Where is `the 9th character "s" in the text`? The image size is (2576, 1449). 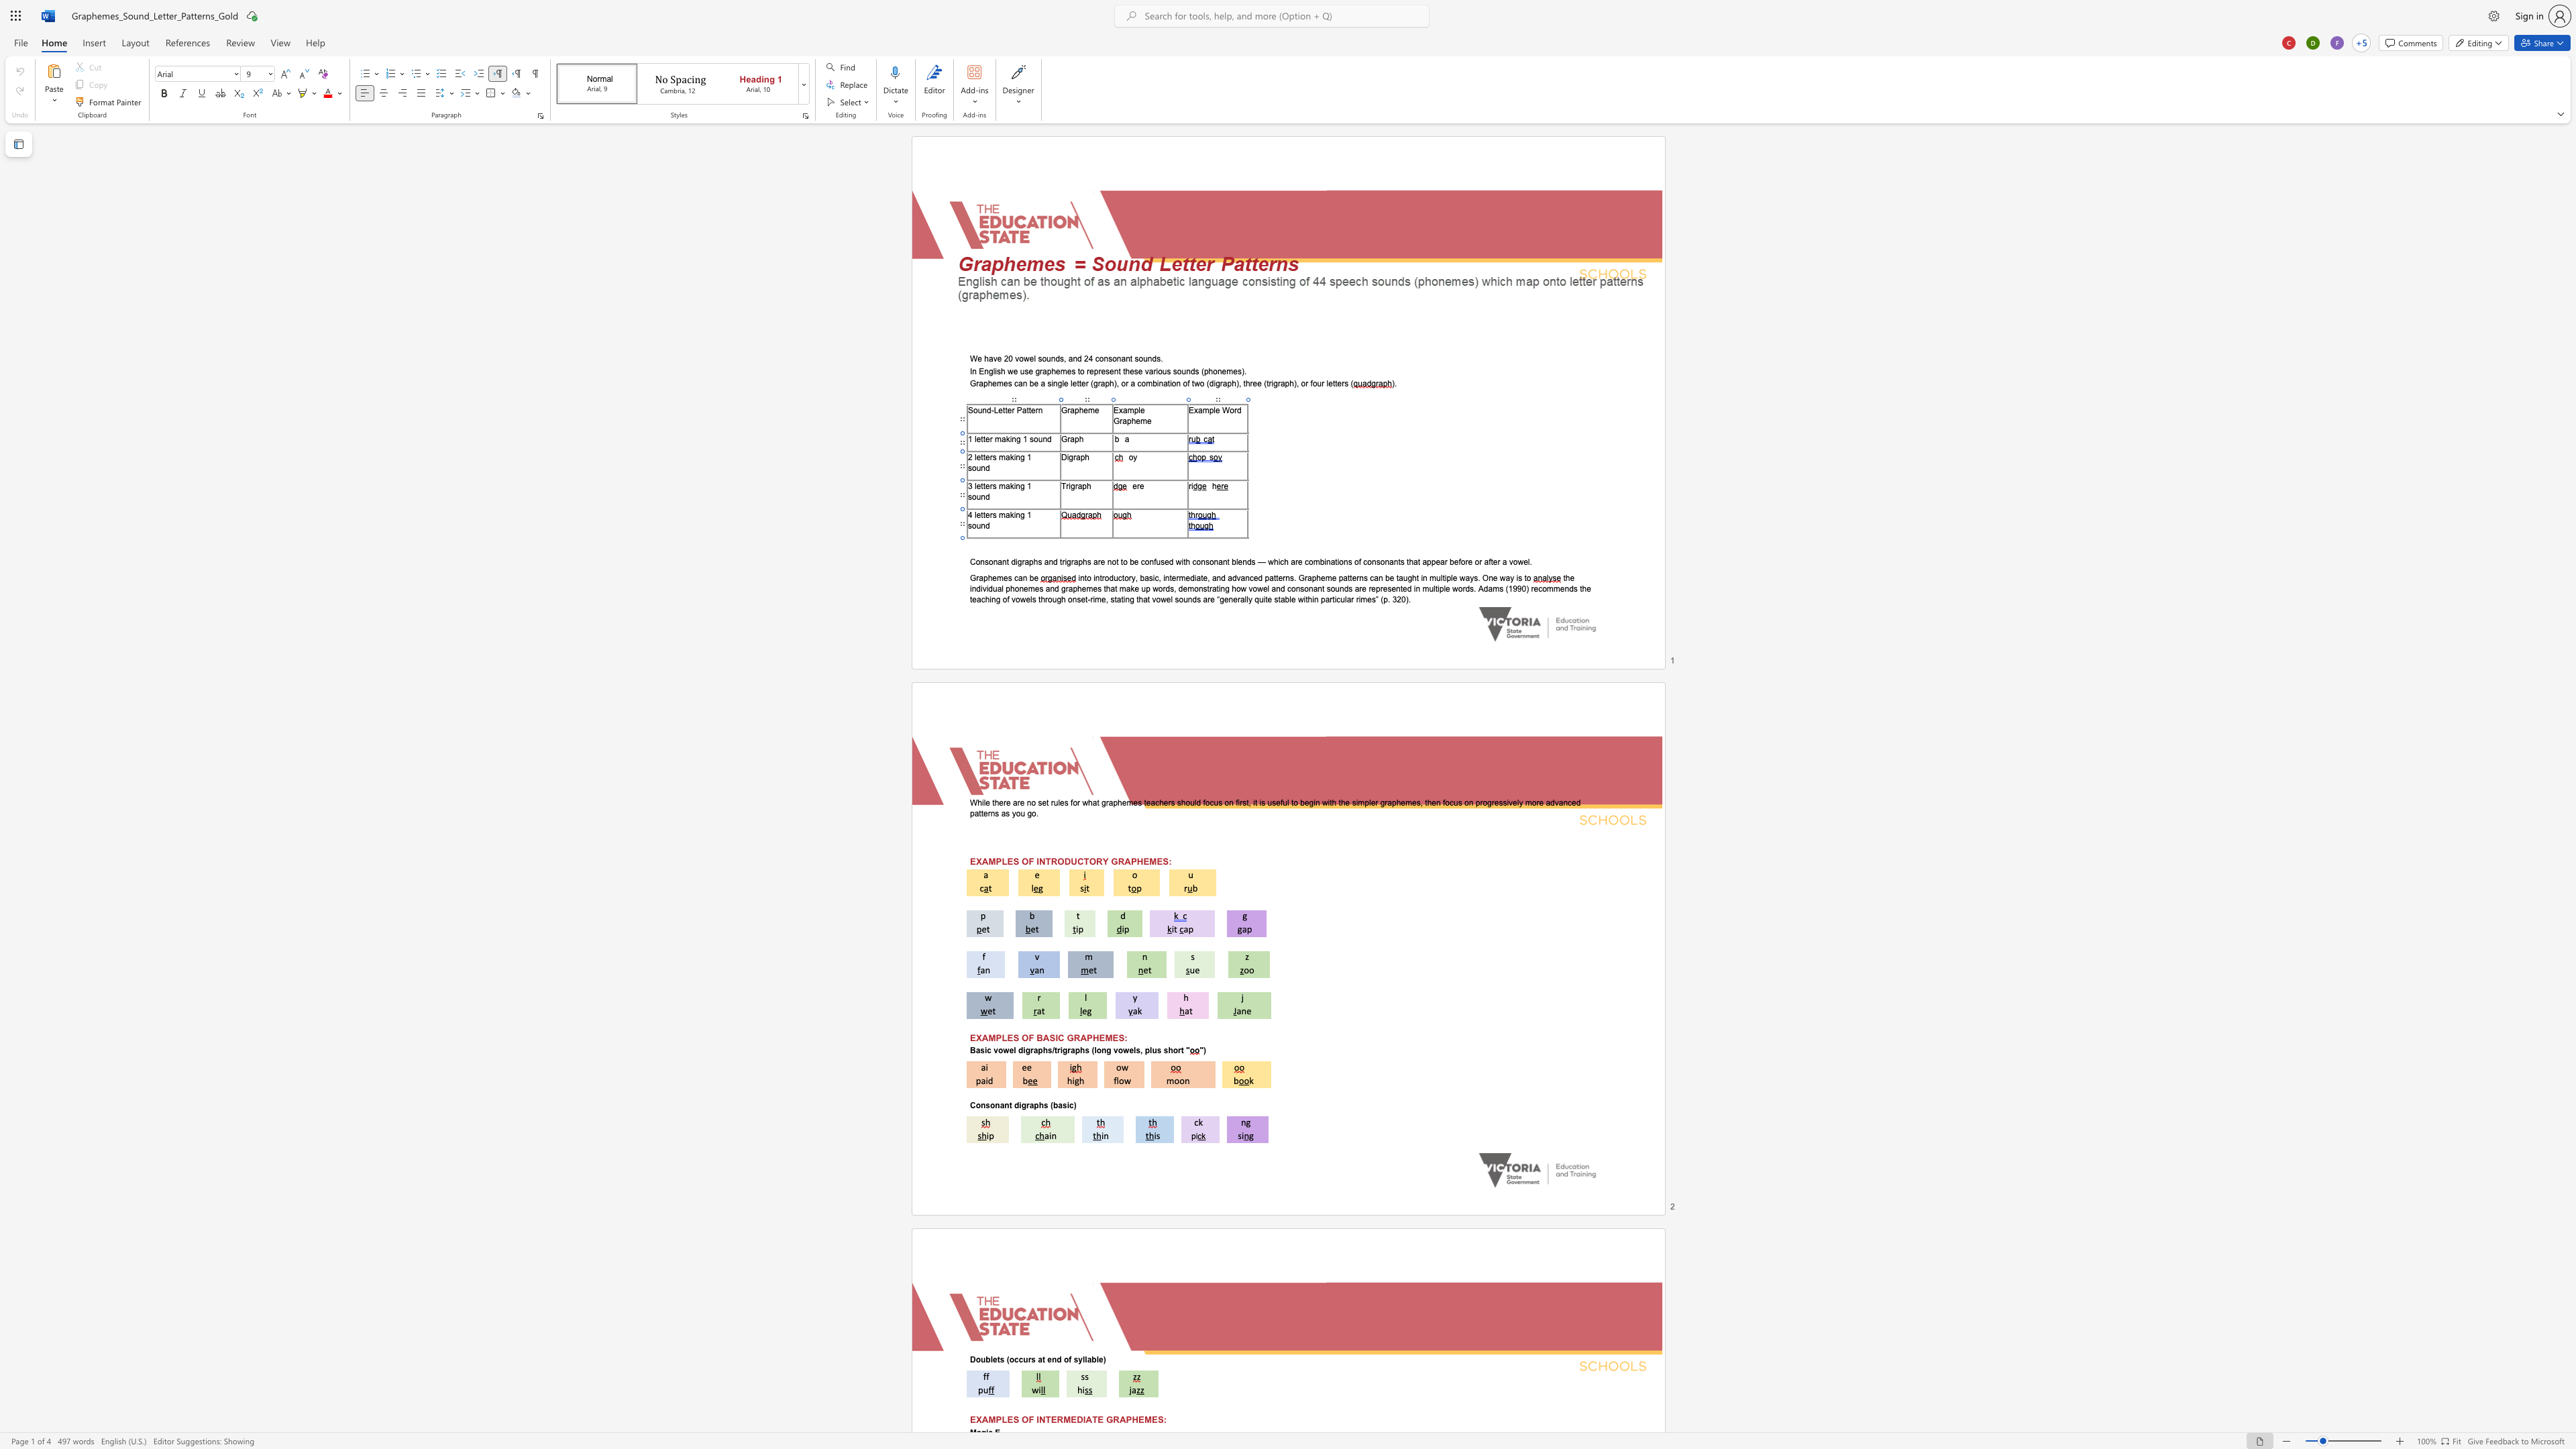 the 9th character "s" in the text is located at coordinates (1273, 802).